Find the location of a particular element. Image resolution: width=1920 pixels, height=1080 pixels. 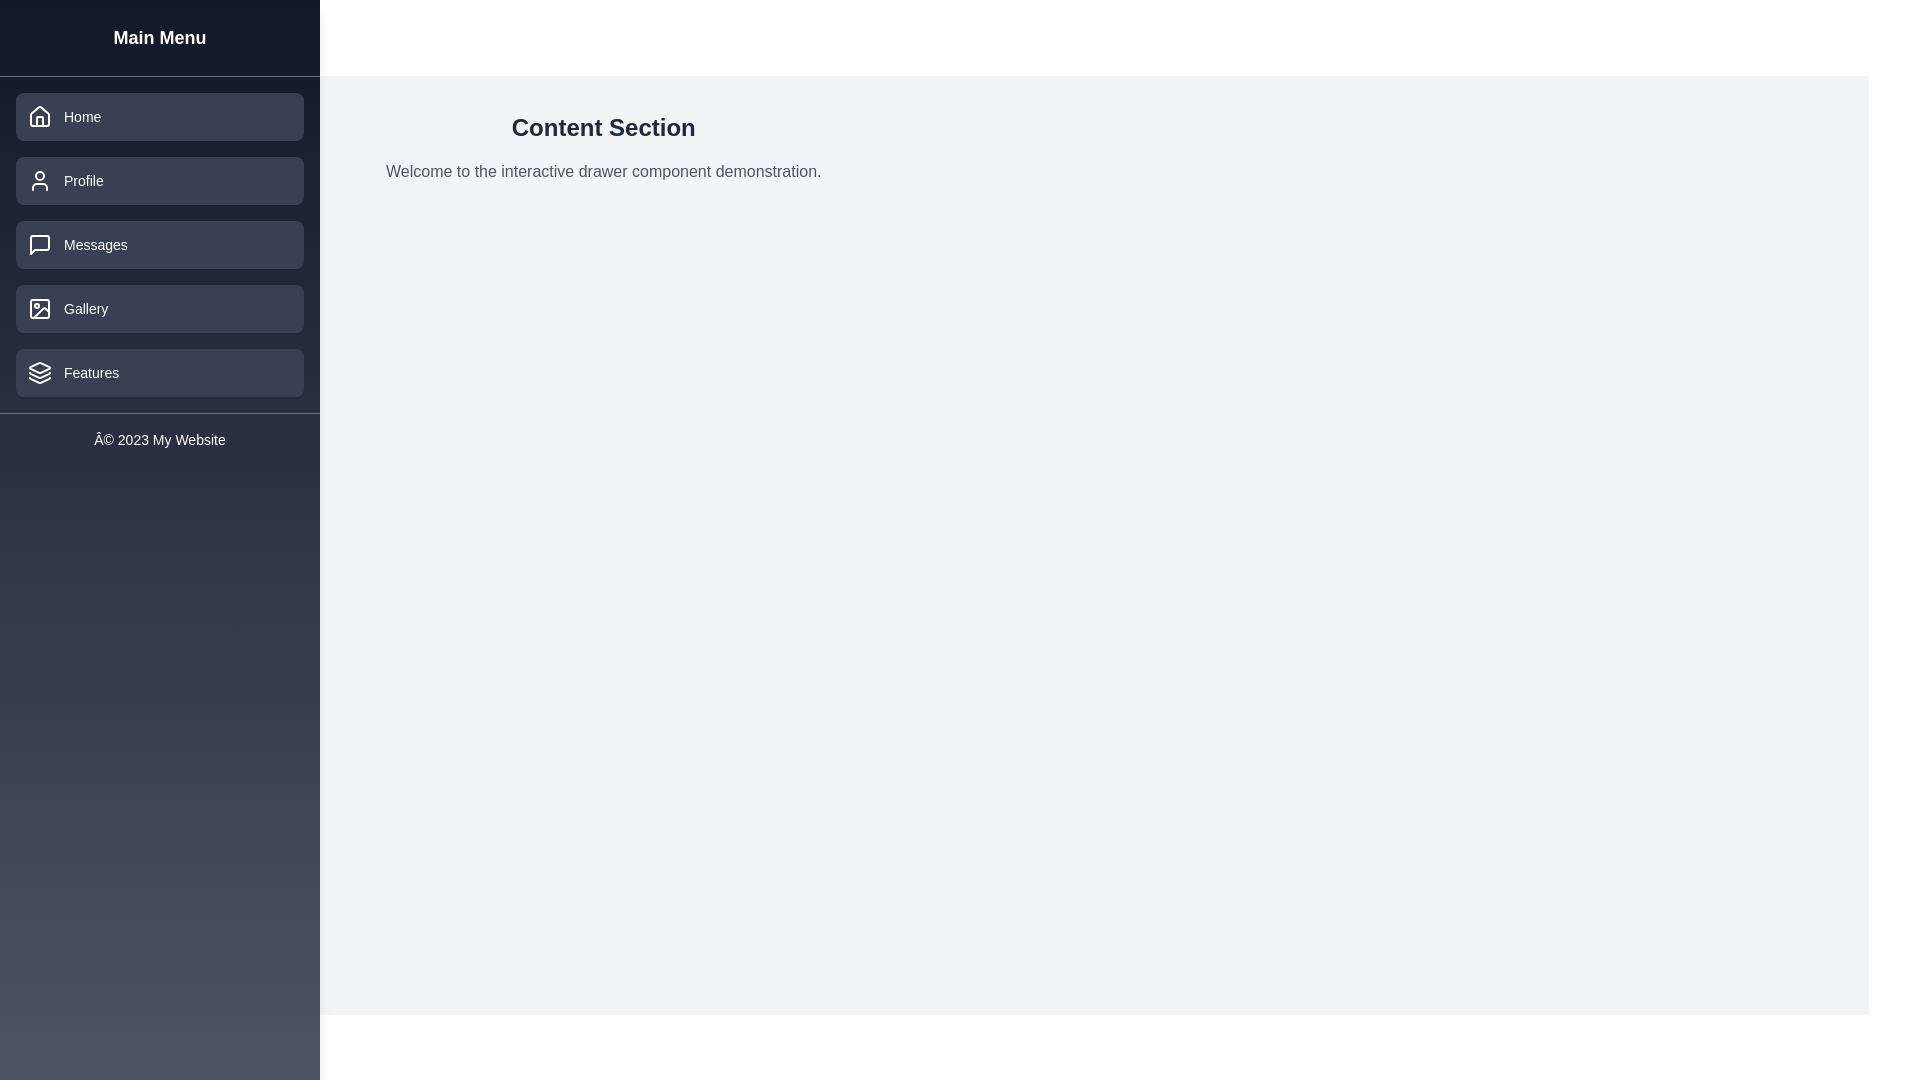

Vector graphic icon located in the navigation menu near the 'Home' option, which serves as a graphical indicator to close or cancel an associated feature or menu is located at coordinates (62, 108).